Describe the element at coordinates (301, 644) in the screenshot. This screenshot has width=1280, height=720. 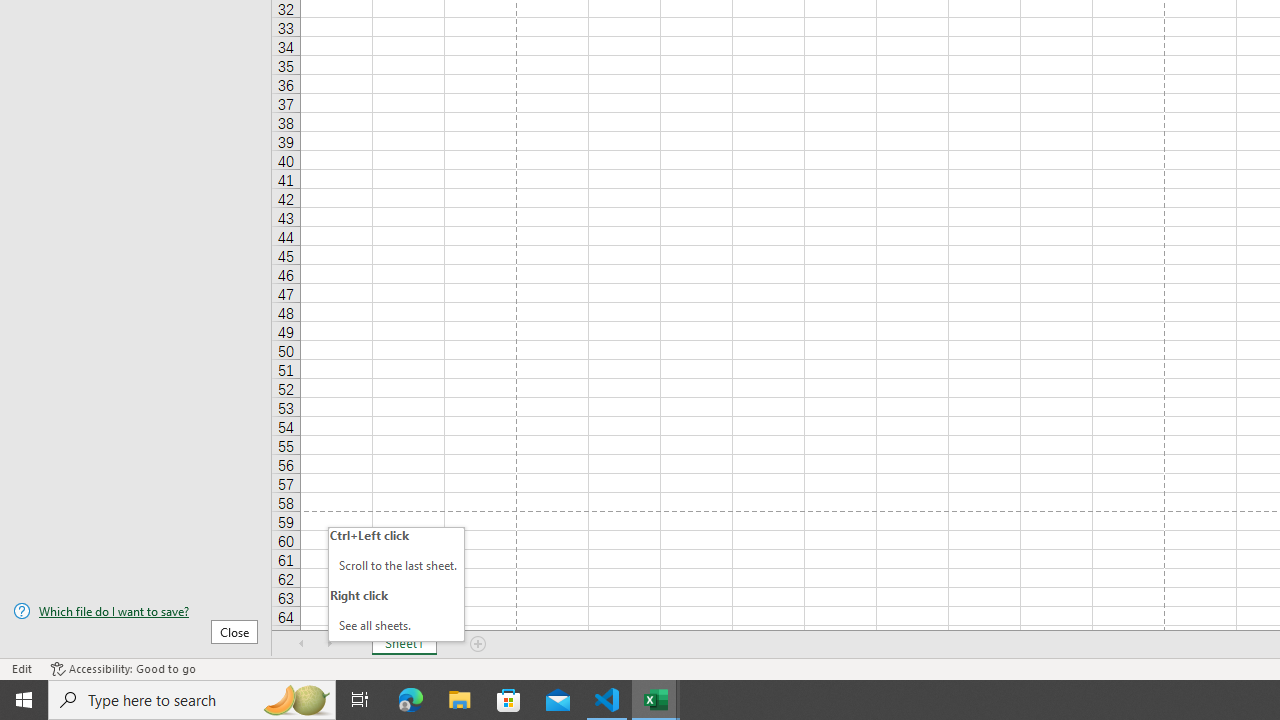
I see `'Scroll Left'` at that location.